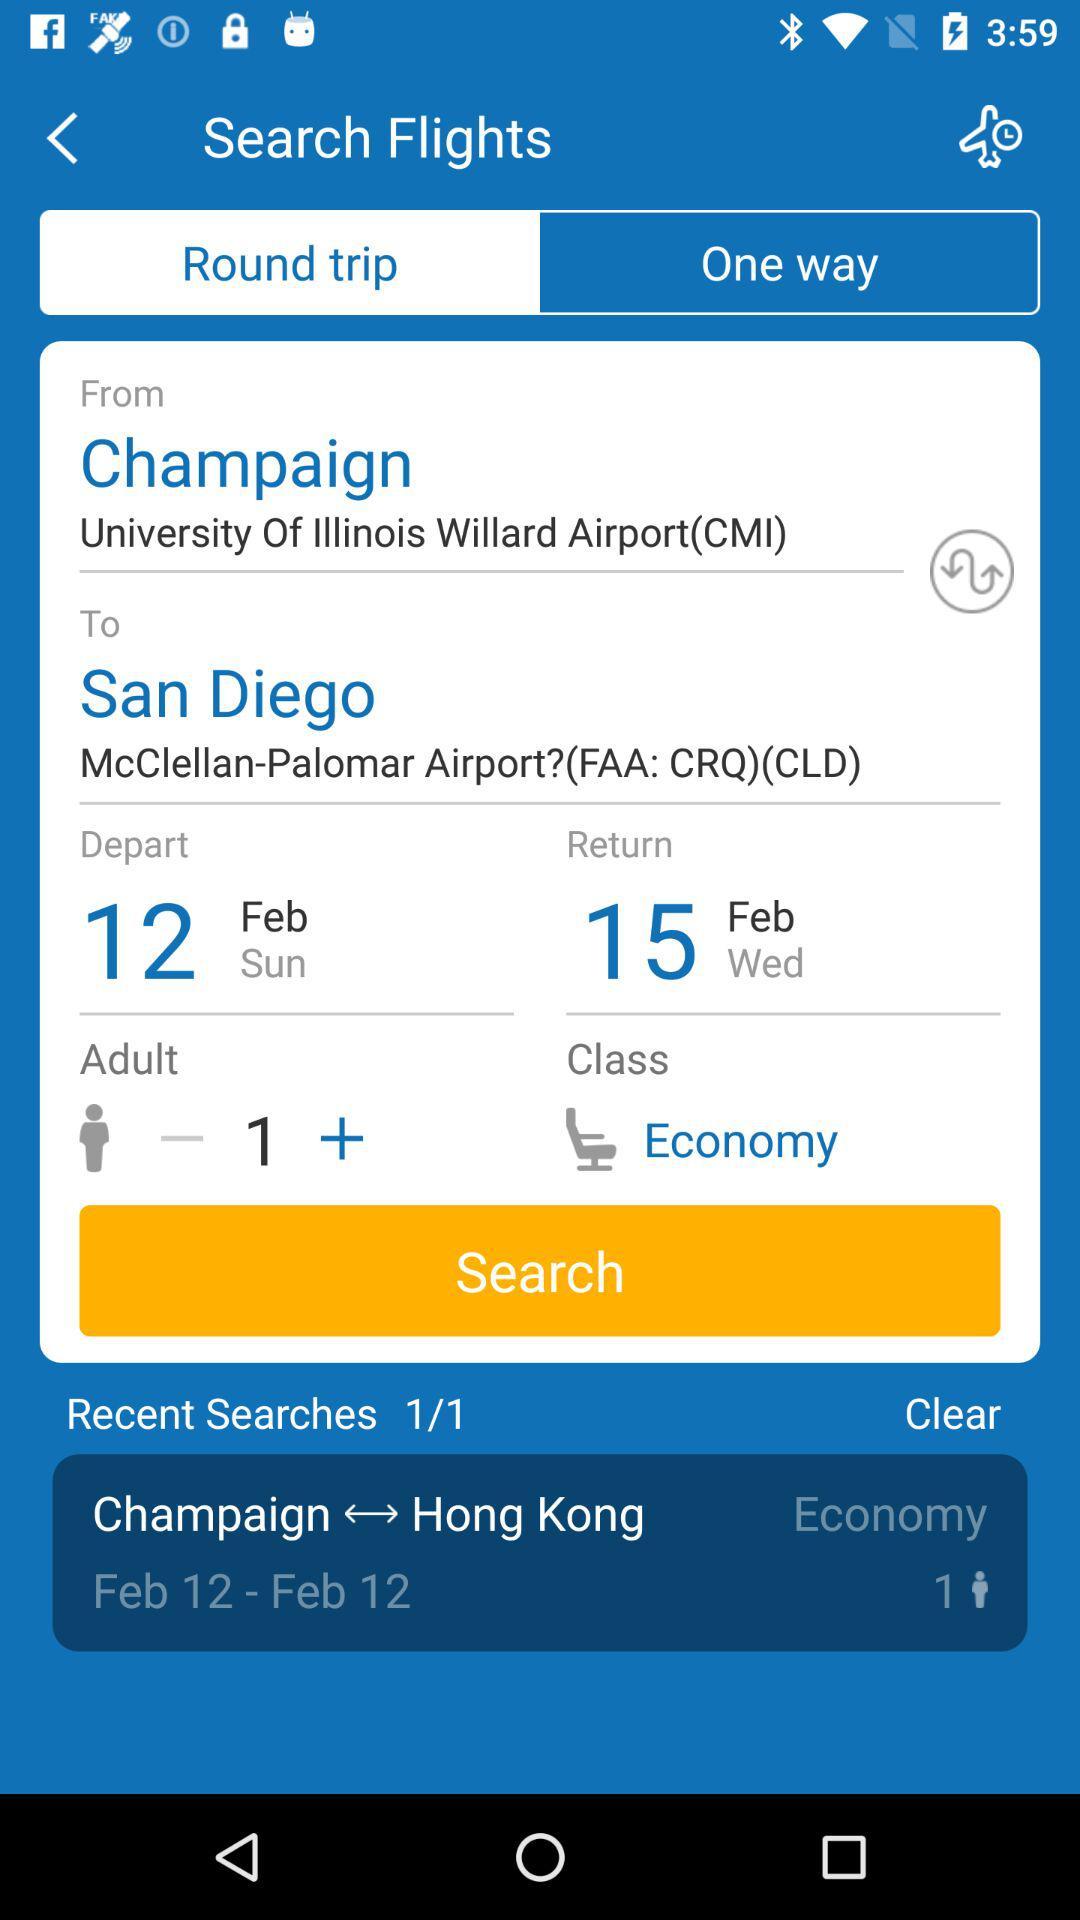 This screenshot has height=1920, width=1080. What do you see at coordinates (1003, 135) in the screenshot?
I see `airplane timings` at bounding box center [1003, 135].